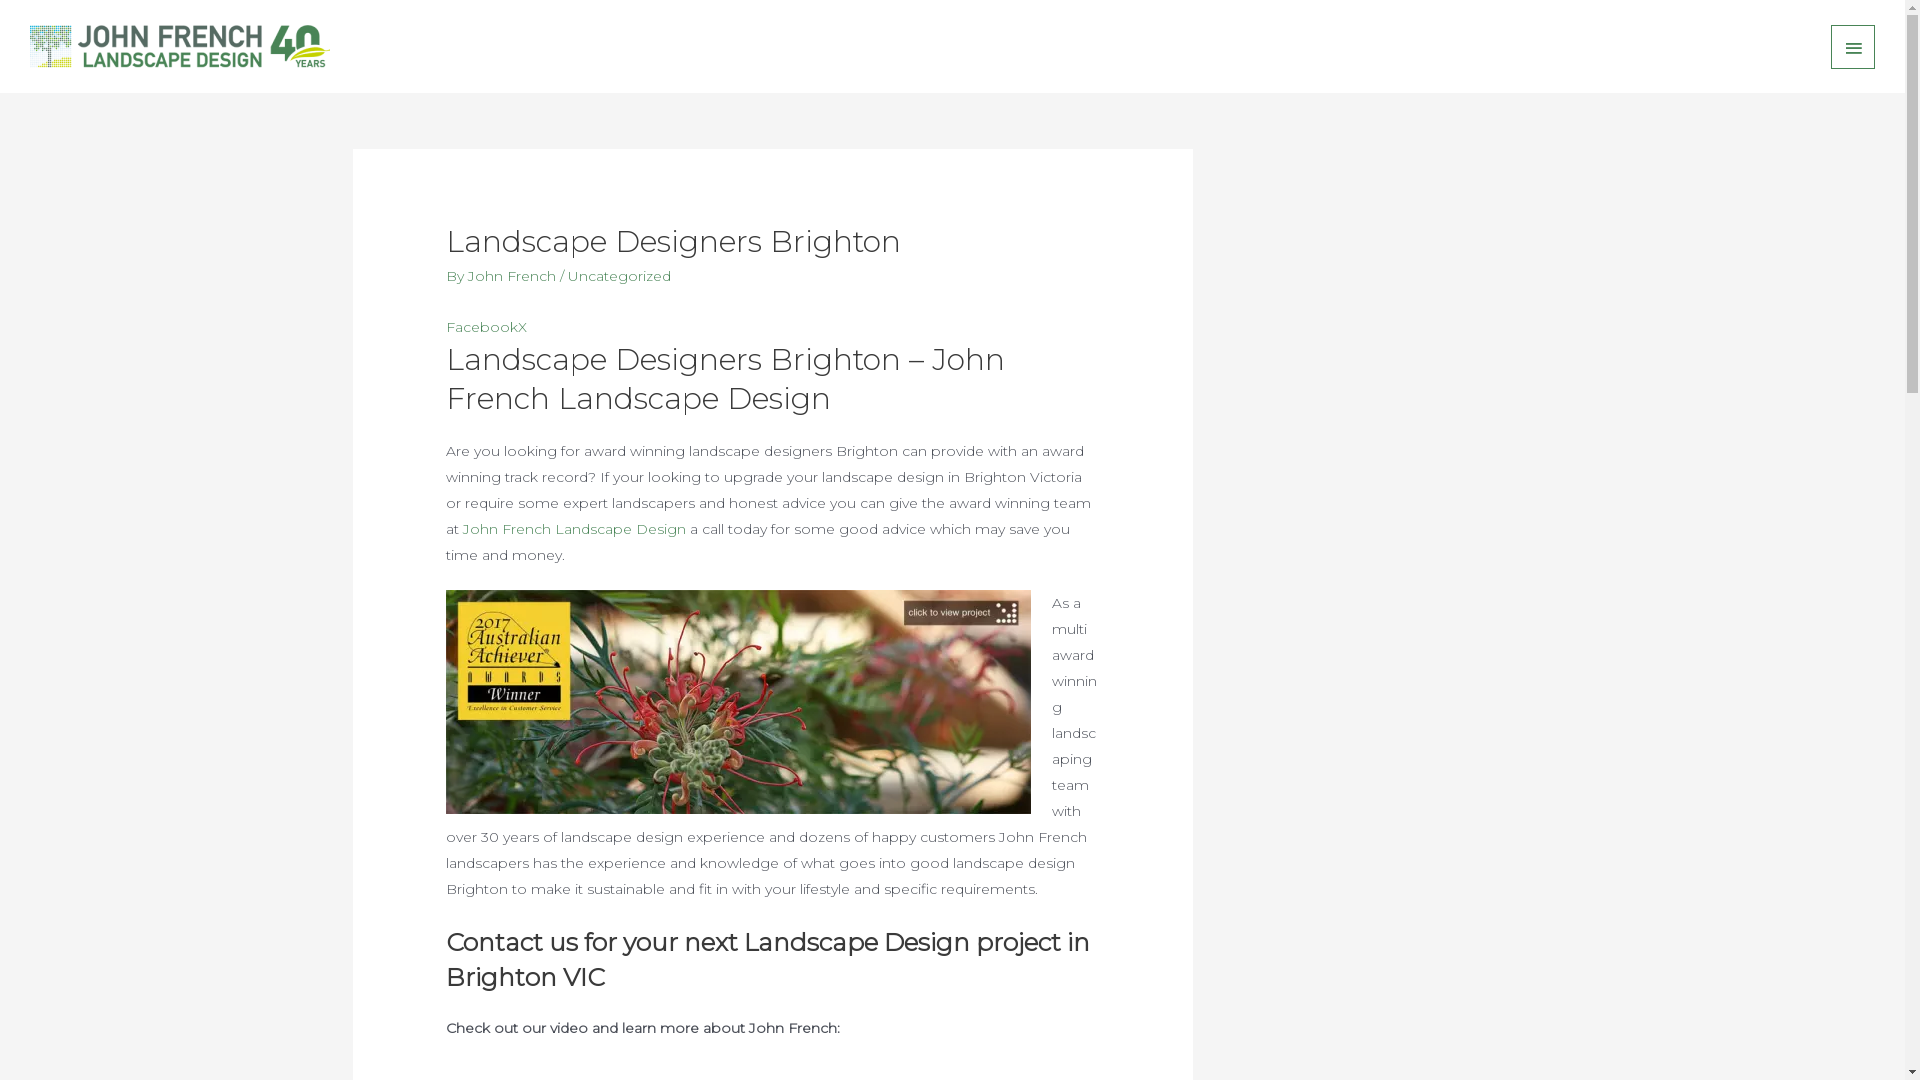 This screenshot has height=1080, width=1920. Describe the element at coordinates (466, 276) in the screenshot. I see `'John French'` at that location.